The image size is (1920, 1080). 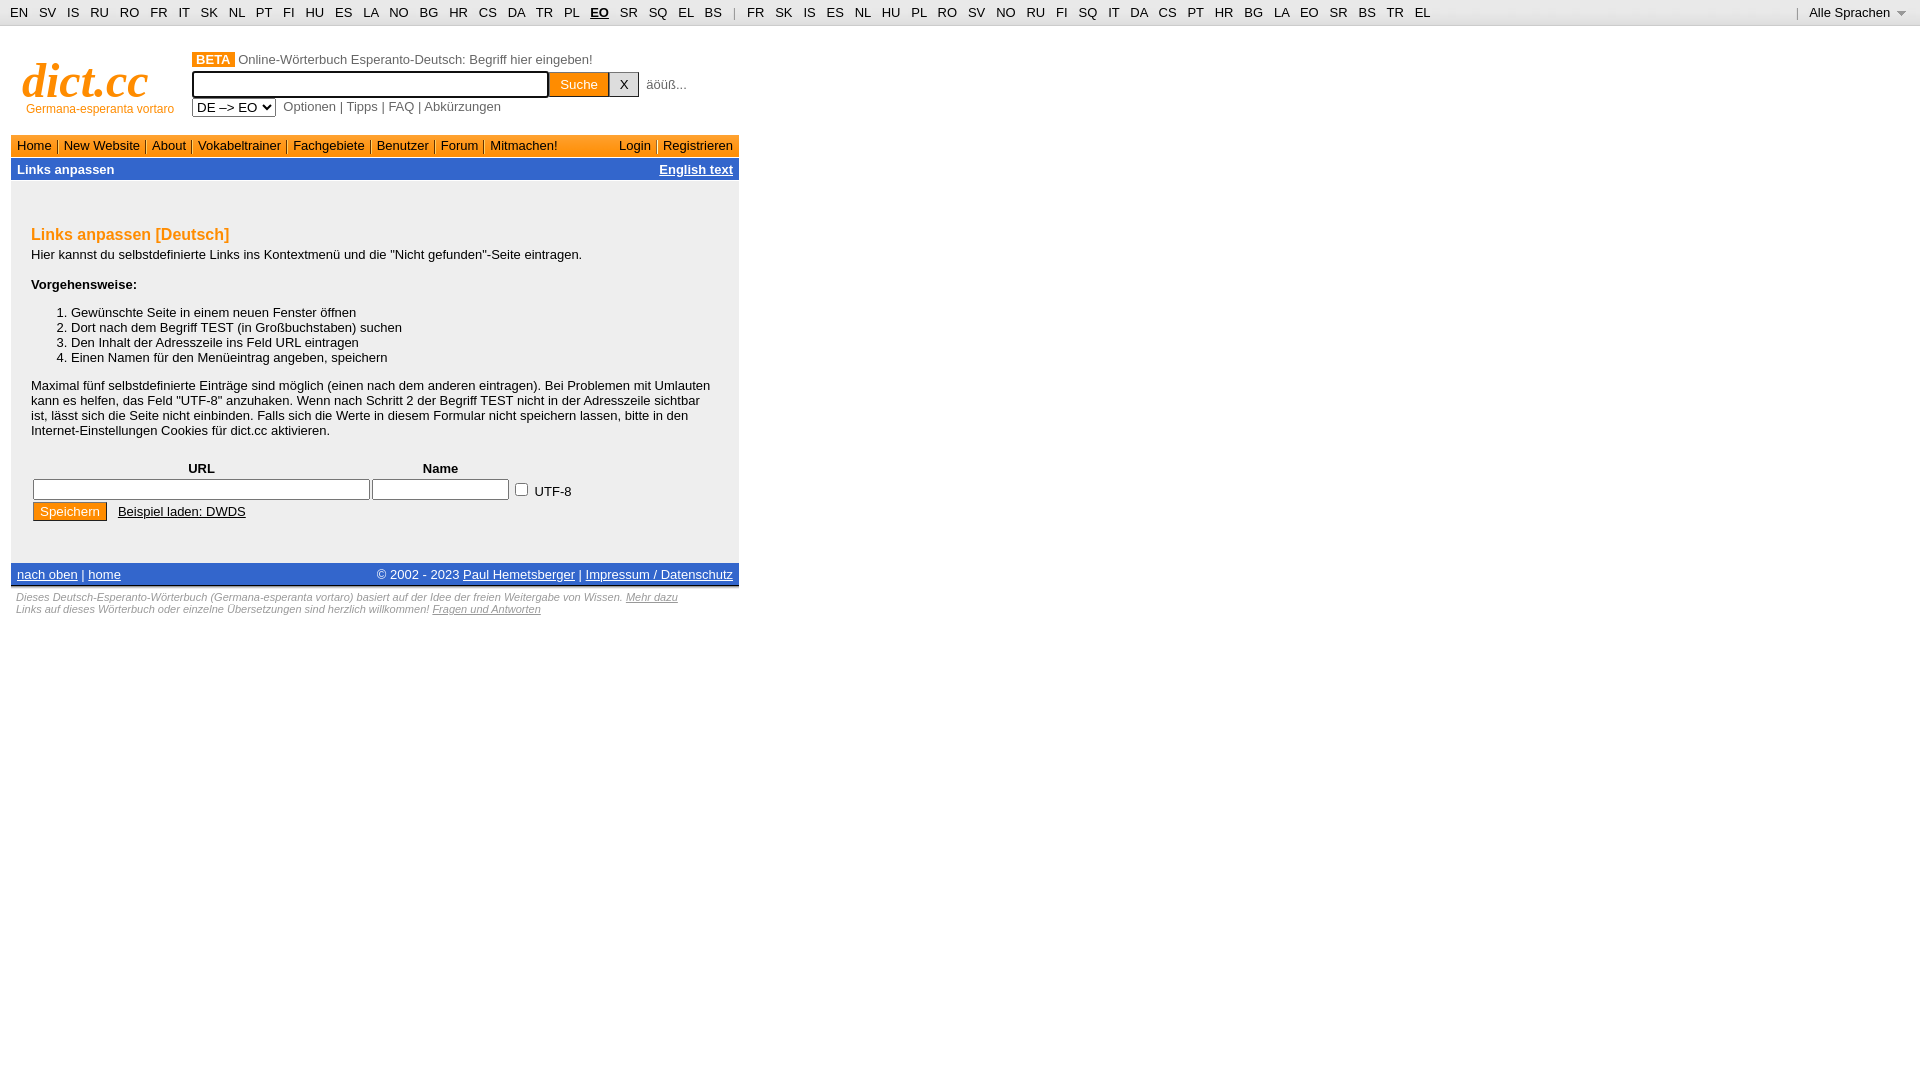 I want to click on 'nach oben', so click(x=47, y=573).